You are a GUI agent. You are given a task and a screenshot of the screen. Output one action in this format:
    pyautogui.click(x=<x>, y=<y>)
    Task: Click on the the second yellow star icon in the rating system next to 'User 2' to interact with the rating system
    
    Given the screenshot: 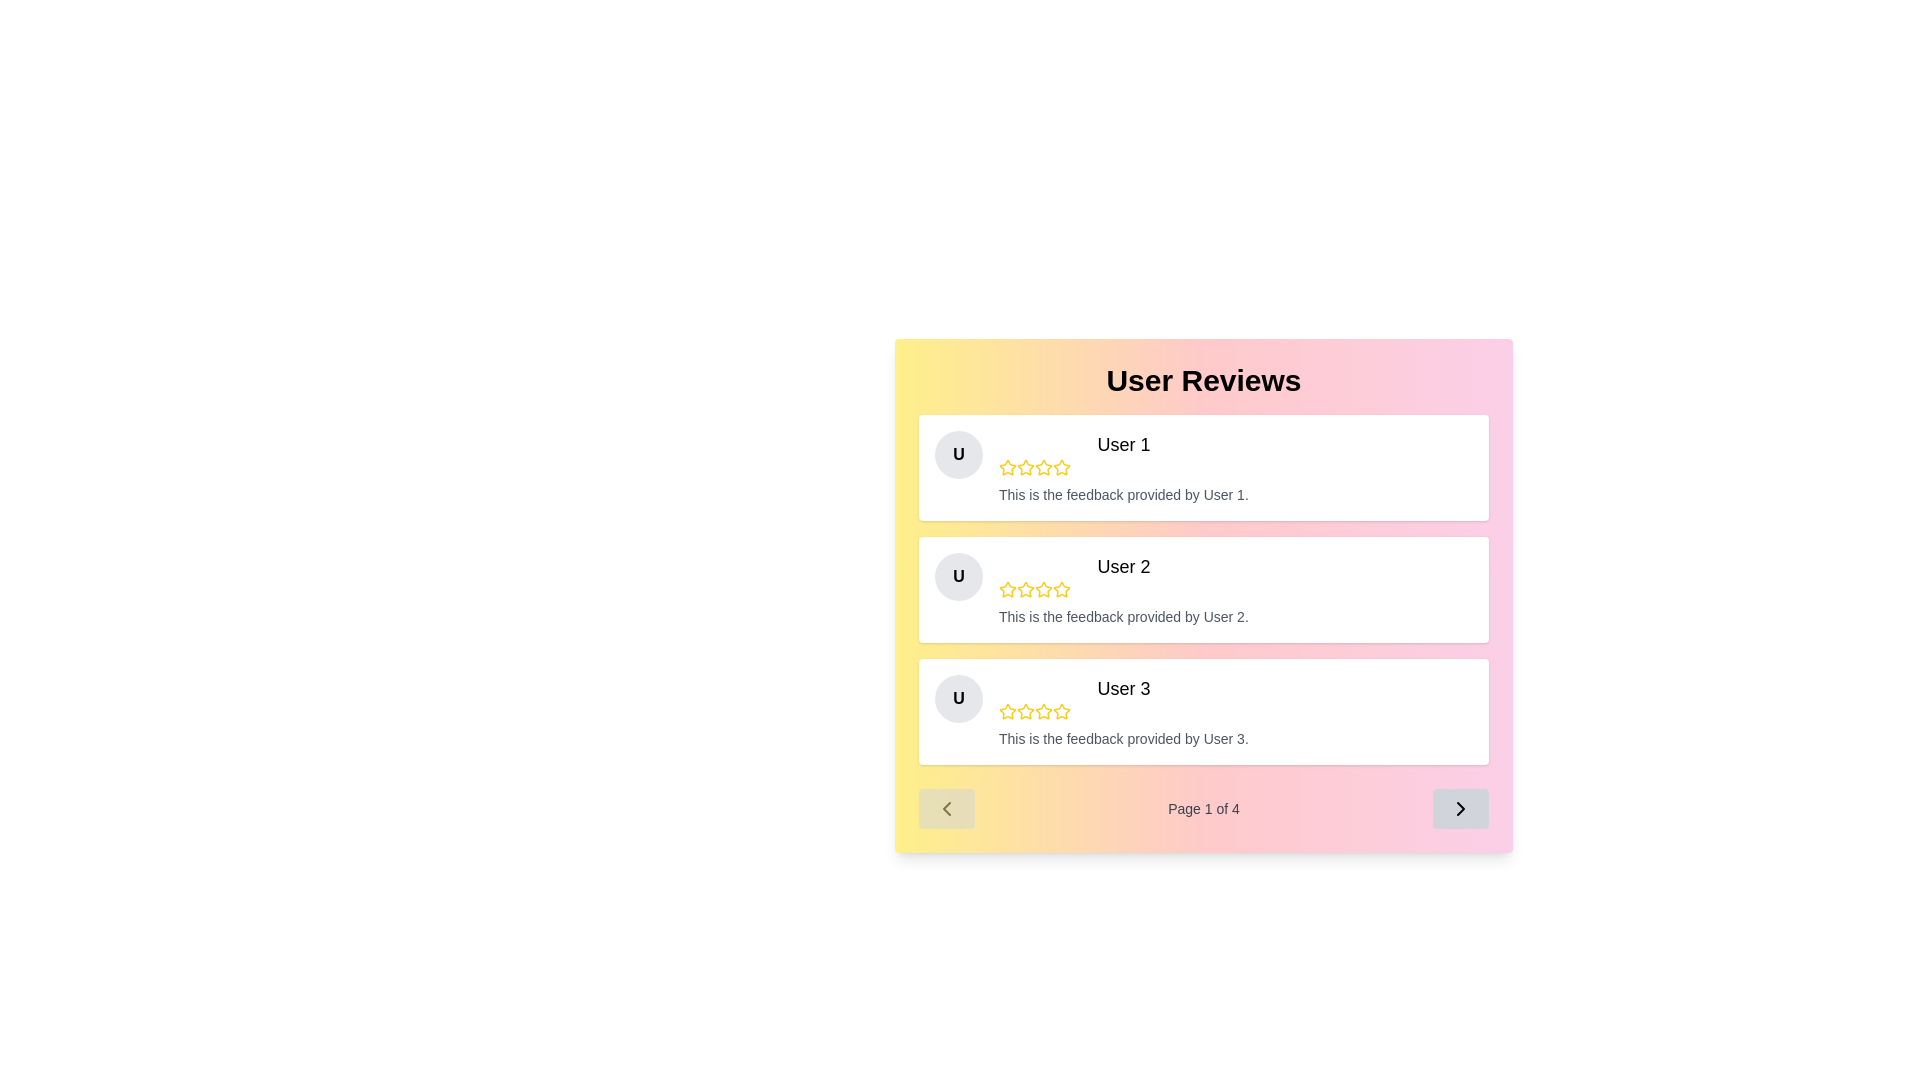 What is the action you would take?
    pyautogui.click(x=1059, y=588)
    